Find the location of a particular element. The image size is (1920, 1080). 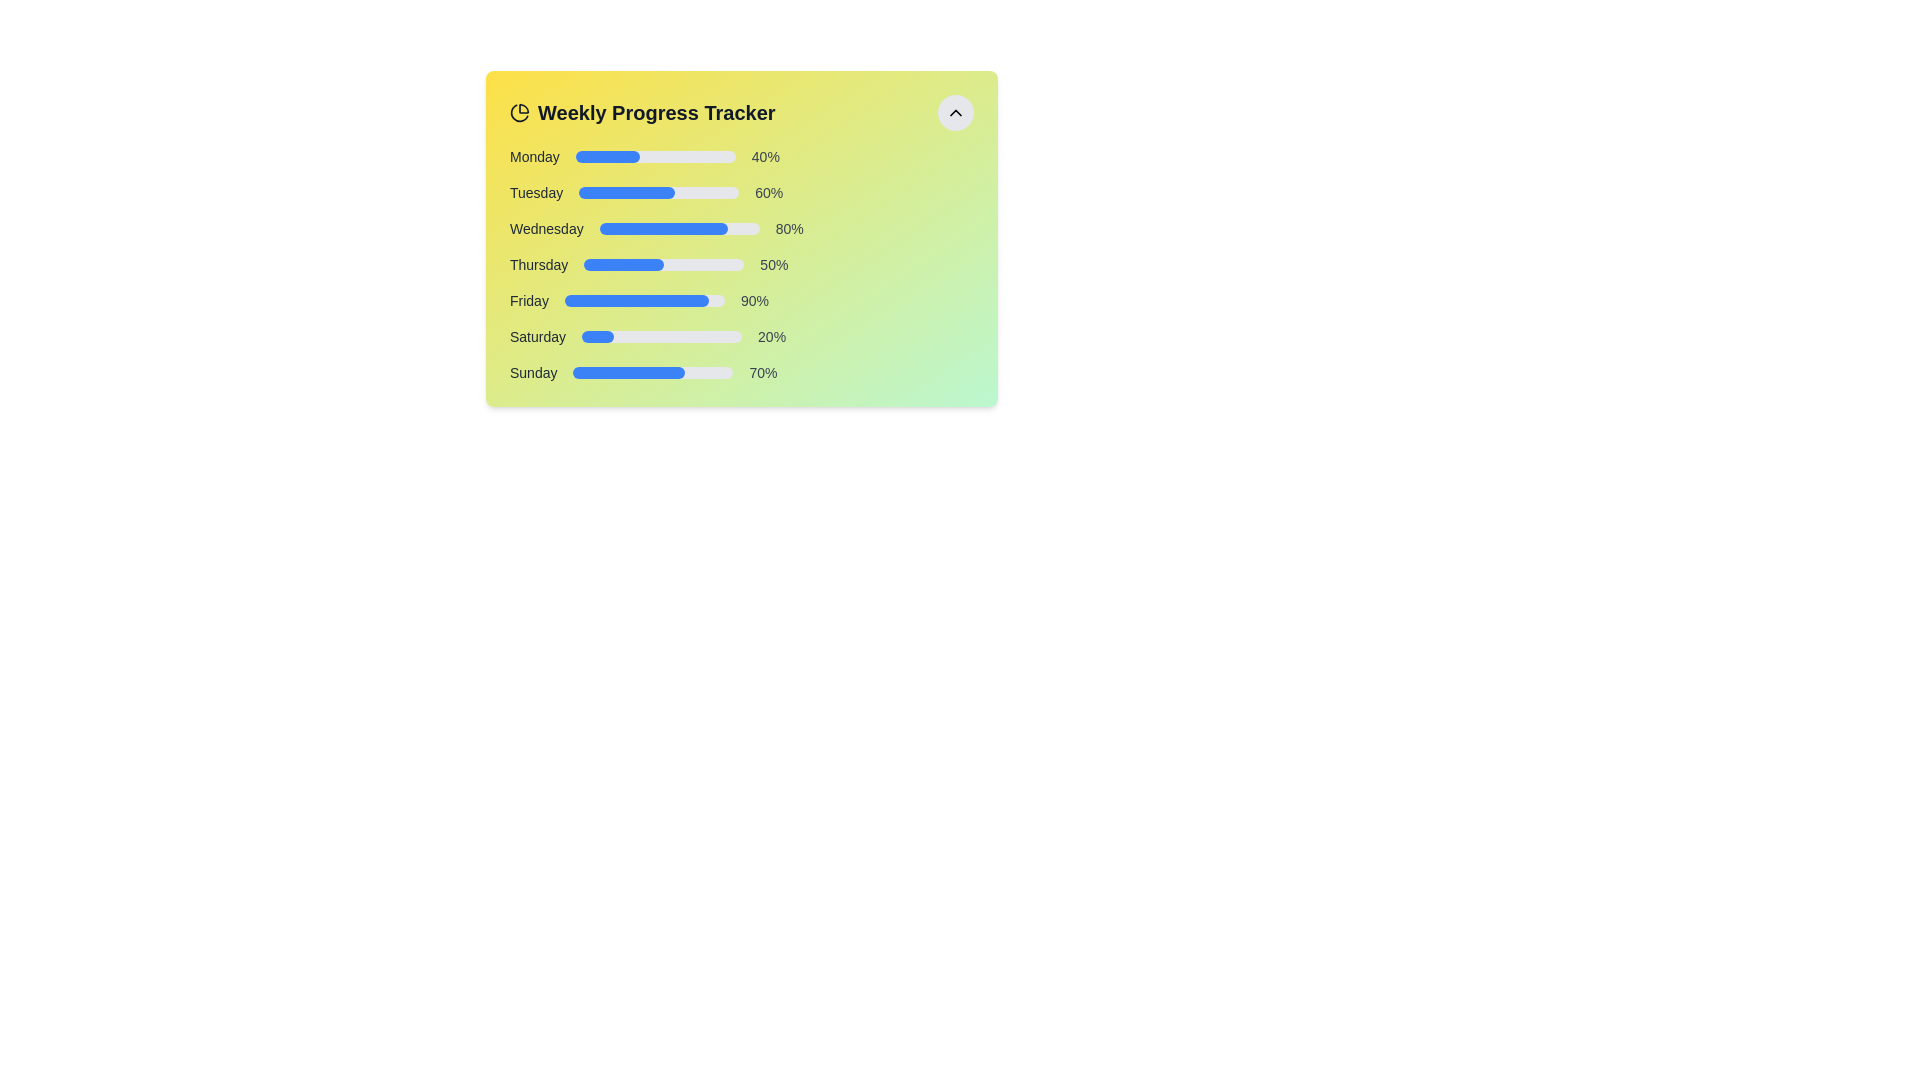

the progress bar element representing the progress for Thursday, which is the fourth entry in the list of progress bars is located at coordinates (741, 264).